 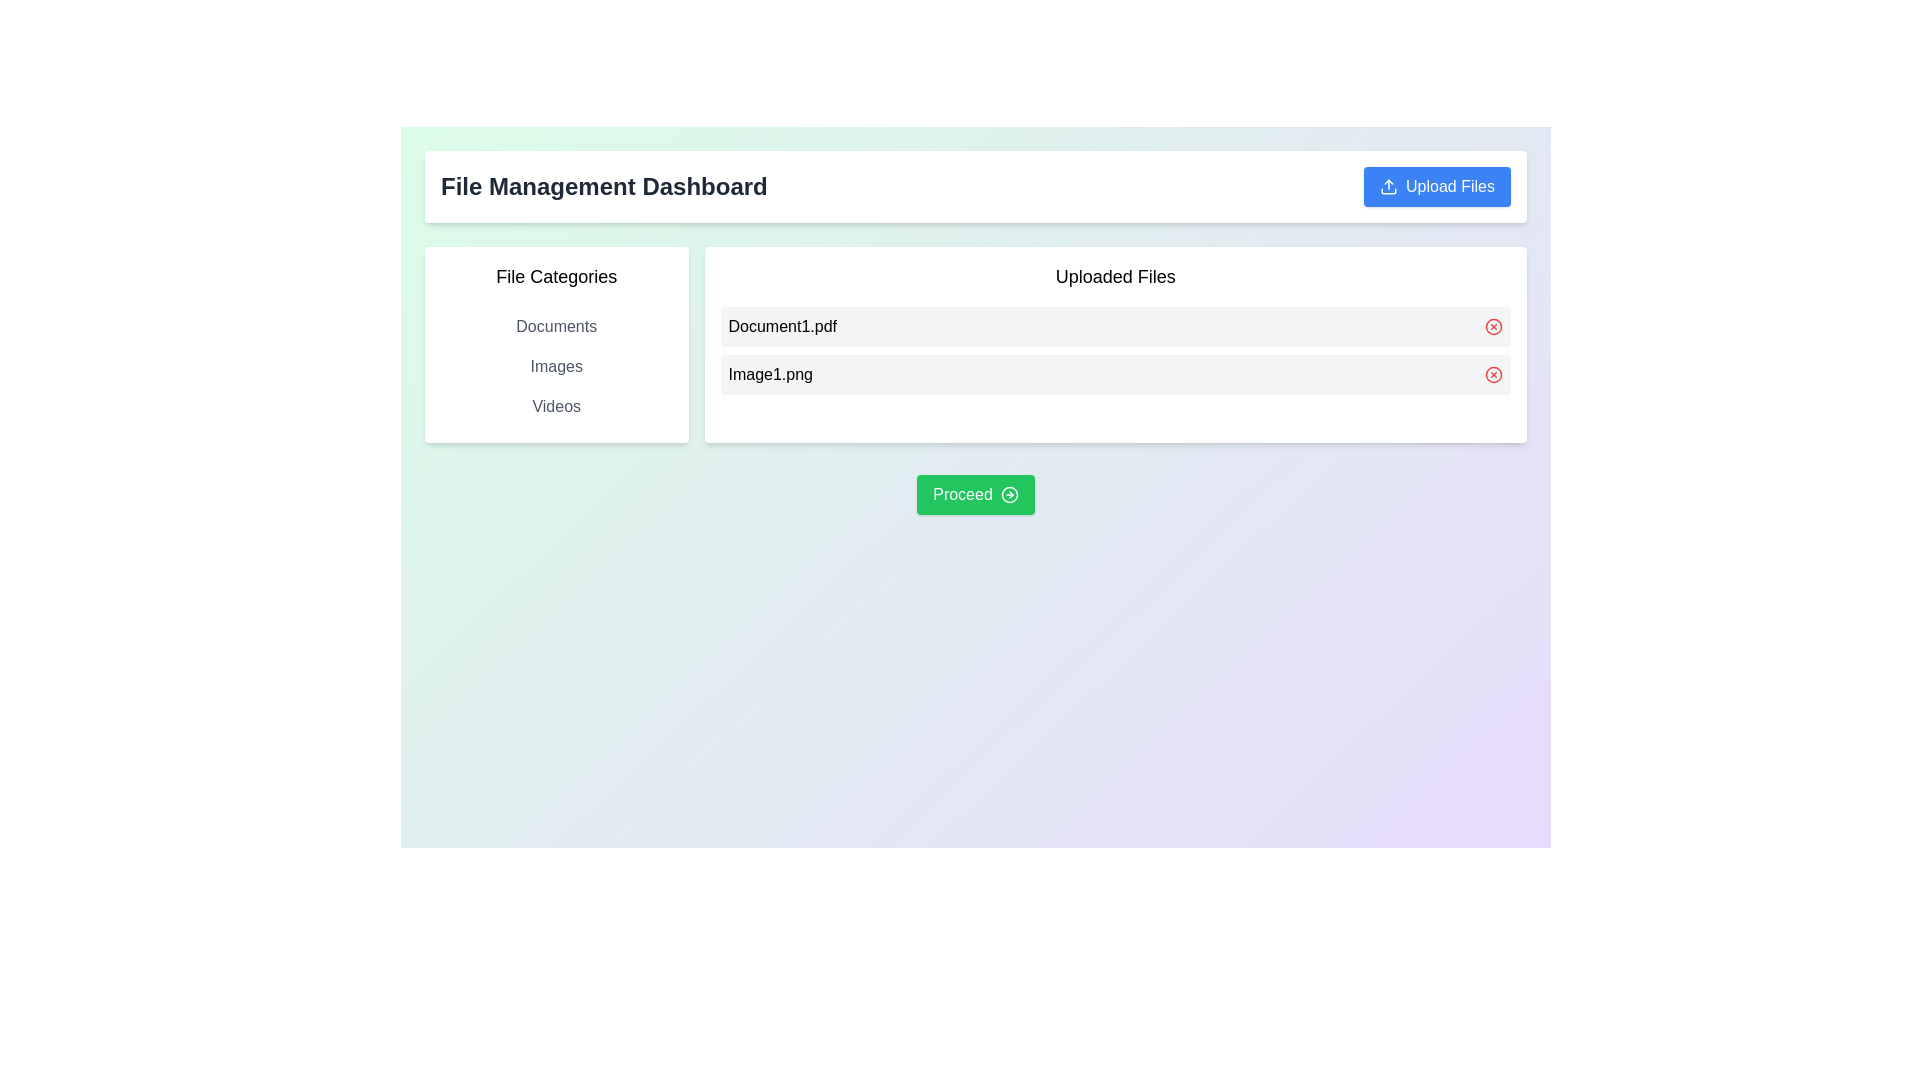 I want to click on the circular icon with a green ring located at the center-right of the green 'Proceed' button, so click(x=1009, y=494).